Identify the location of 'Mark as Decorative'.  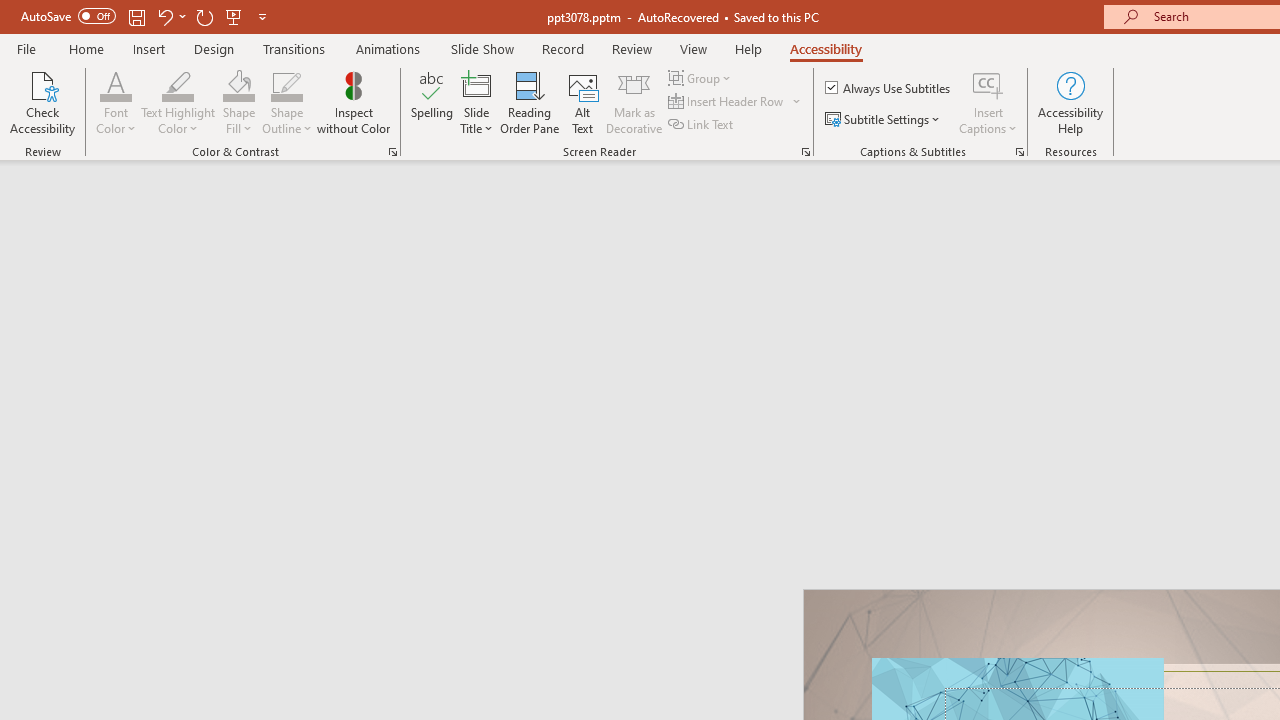
(633, 103).